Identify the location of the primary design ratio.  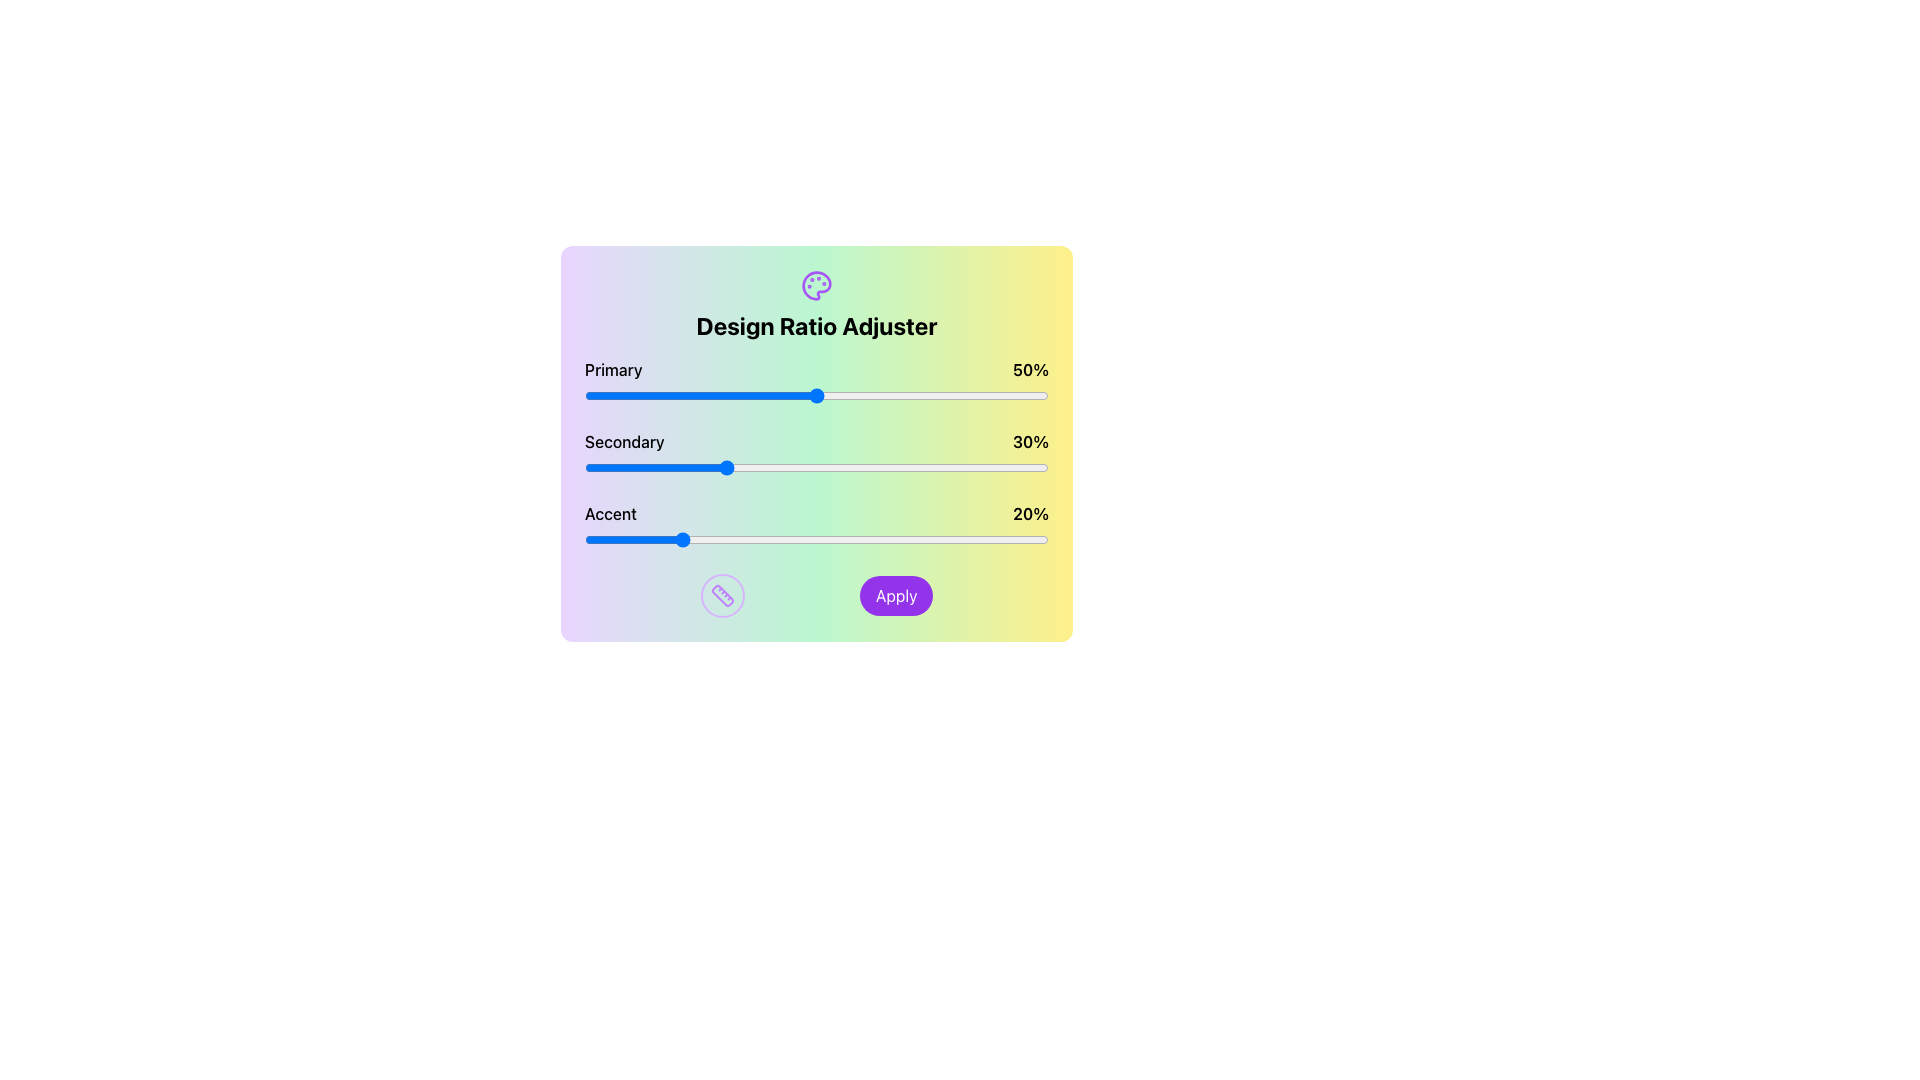
(835, 396).